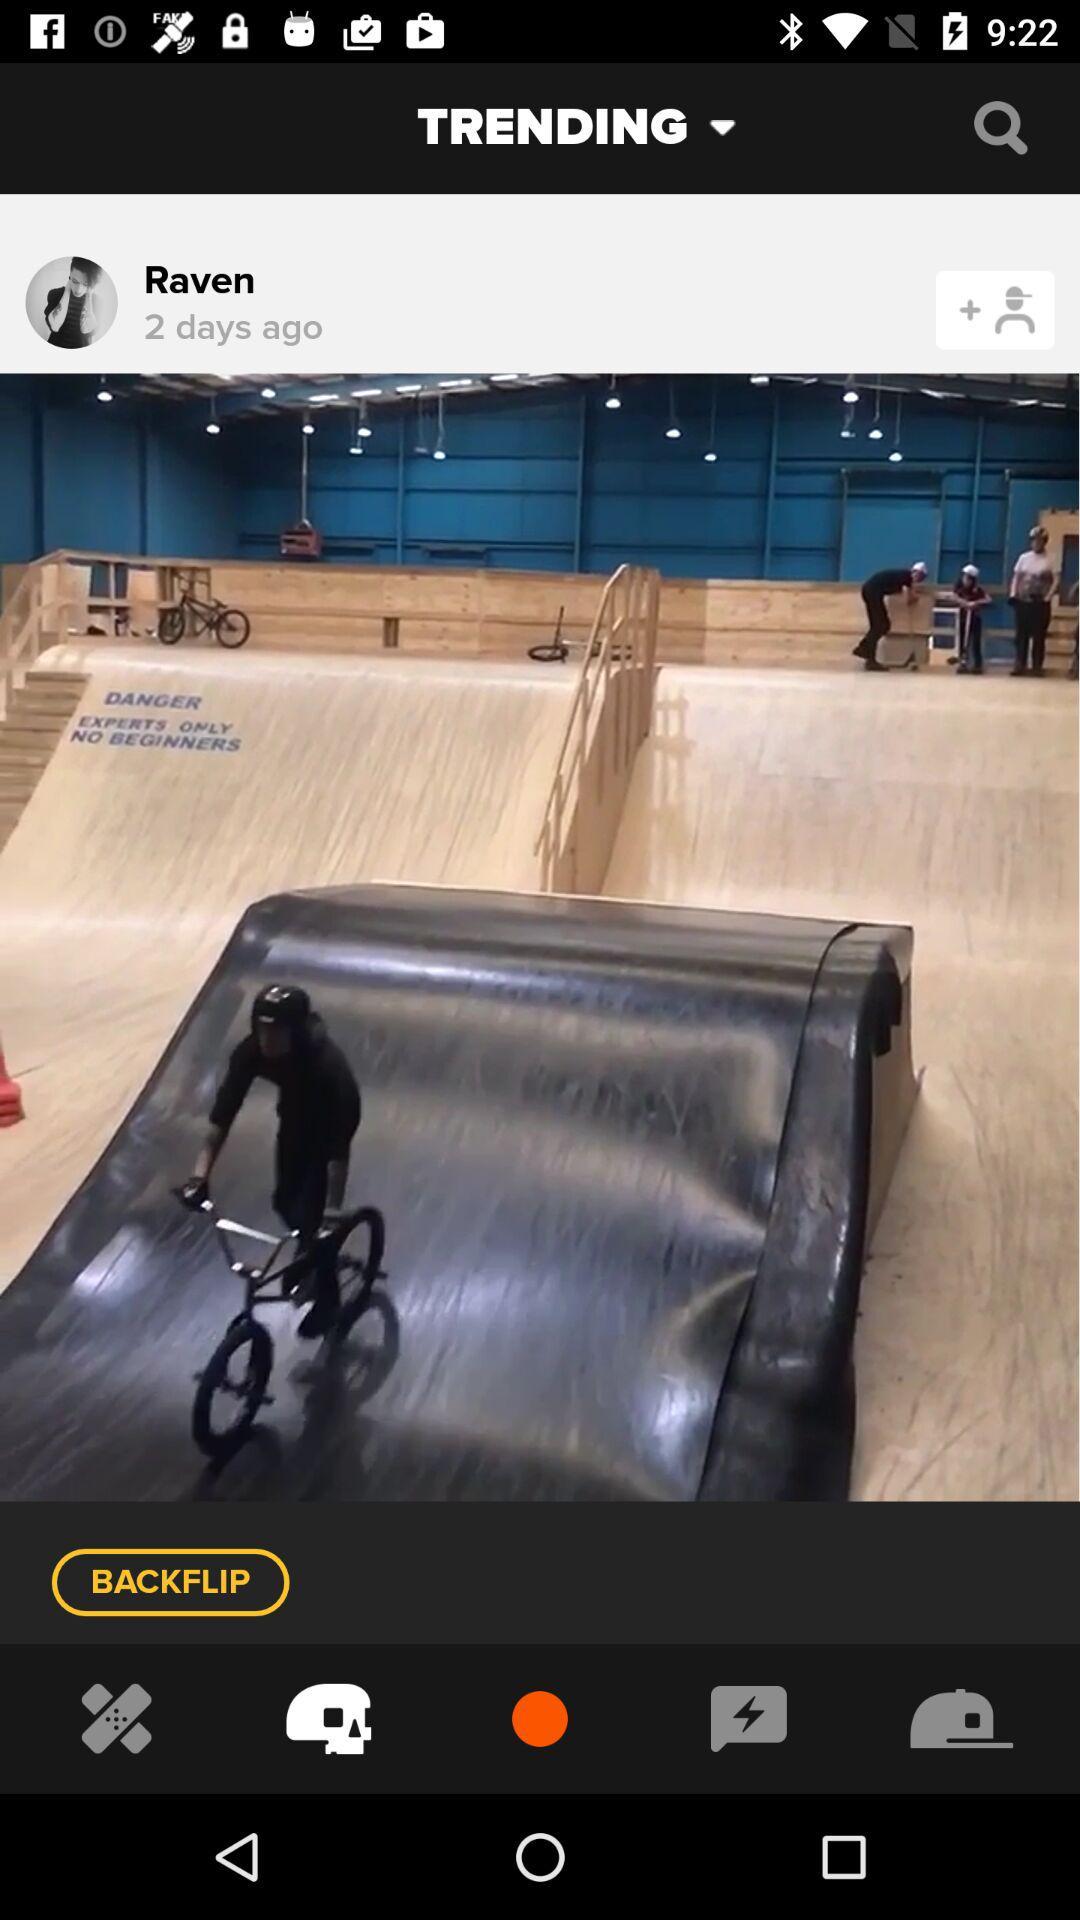 The width and height of the screenshot is (1080, 1920). Describe the element at coordinates (738, 126) in the screenshot. I see `the expand_more icon` at that location.